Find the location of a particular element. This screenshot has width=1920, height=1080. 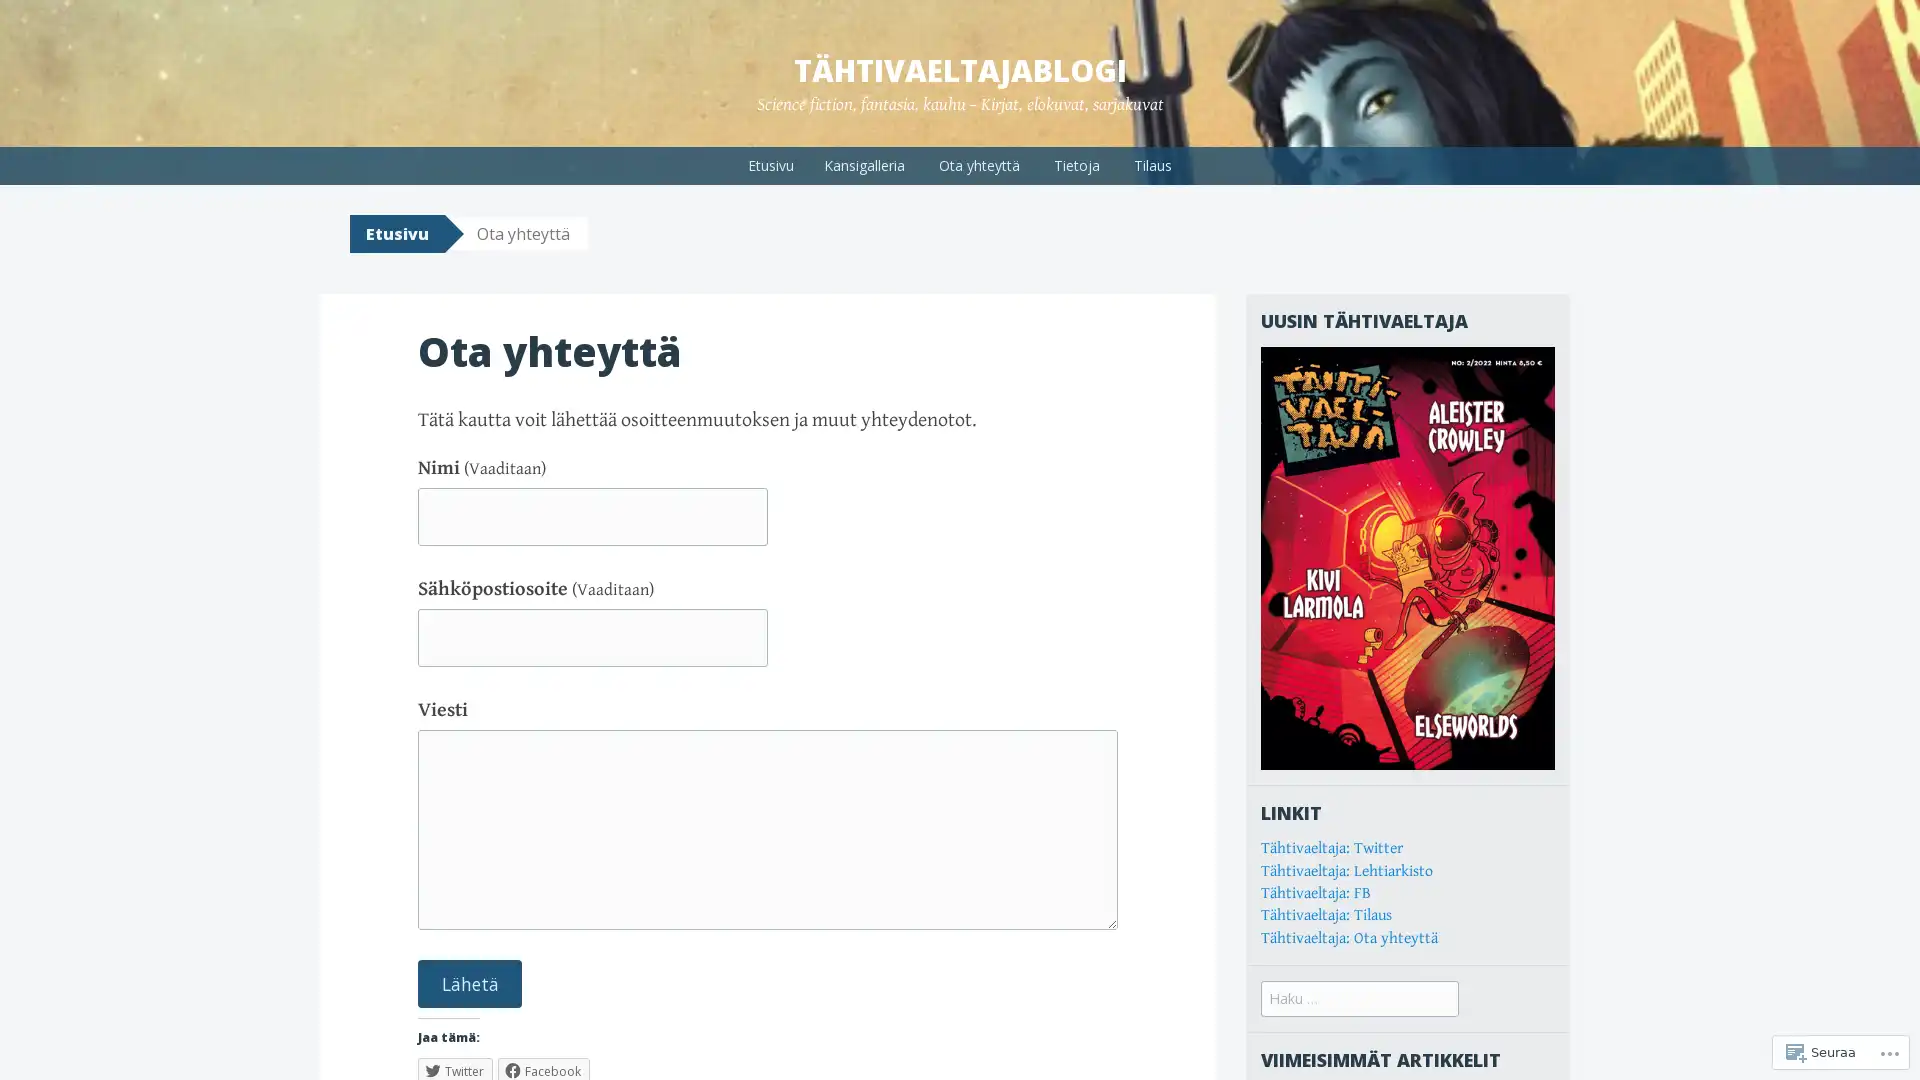

Laheta is located at coordinates (469, 982).